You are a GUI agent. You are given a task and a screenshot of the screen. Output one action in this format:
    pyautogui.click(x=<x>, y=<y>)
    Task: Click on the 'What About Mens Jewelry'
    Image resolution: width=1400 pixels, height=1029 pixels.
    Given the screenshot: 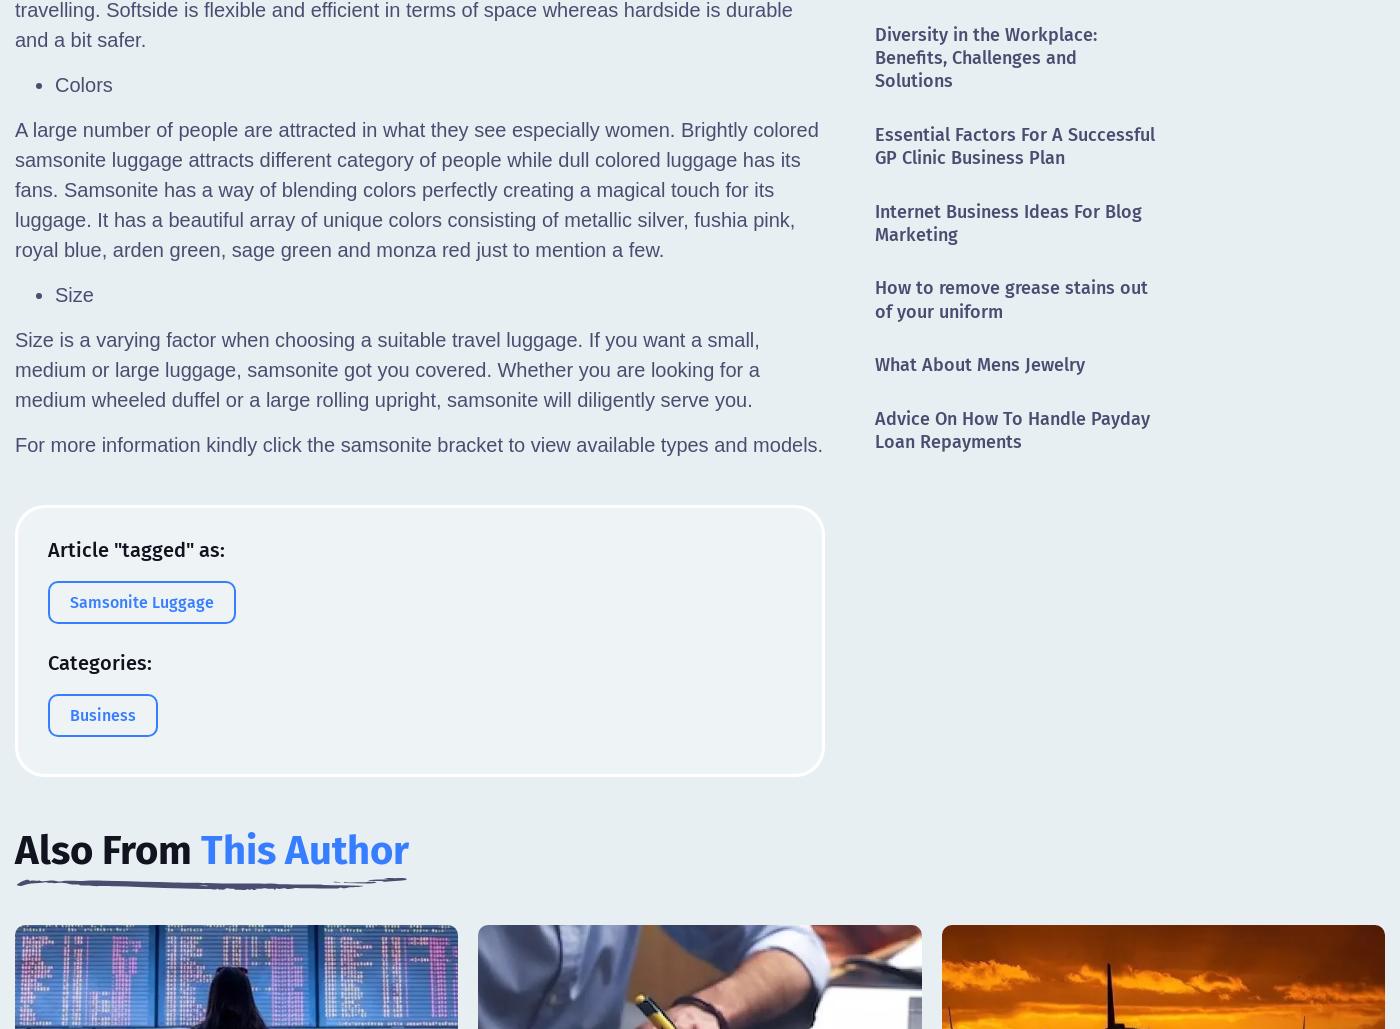 What is the action you would take?
    pyautogui.click(x=875, y=364)
    